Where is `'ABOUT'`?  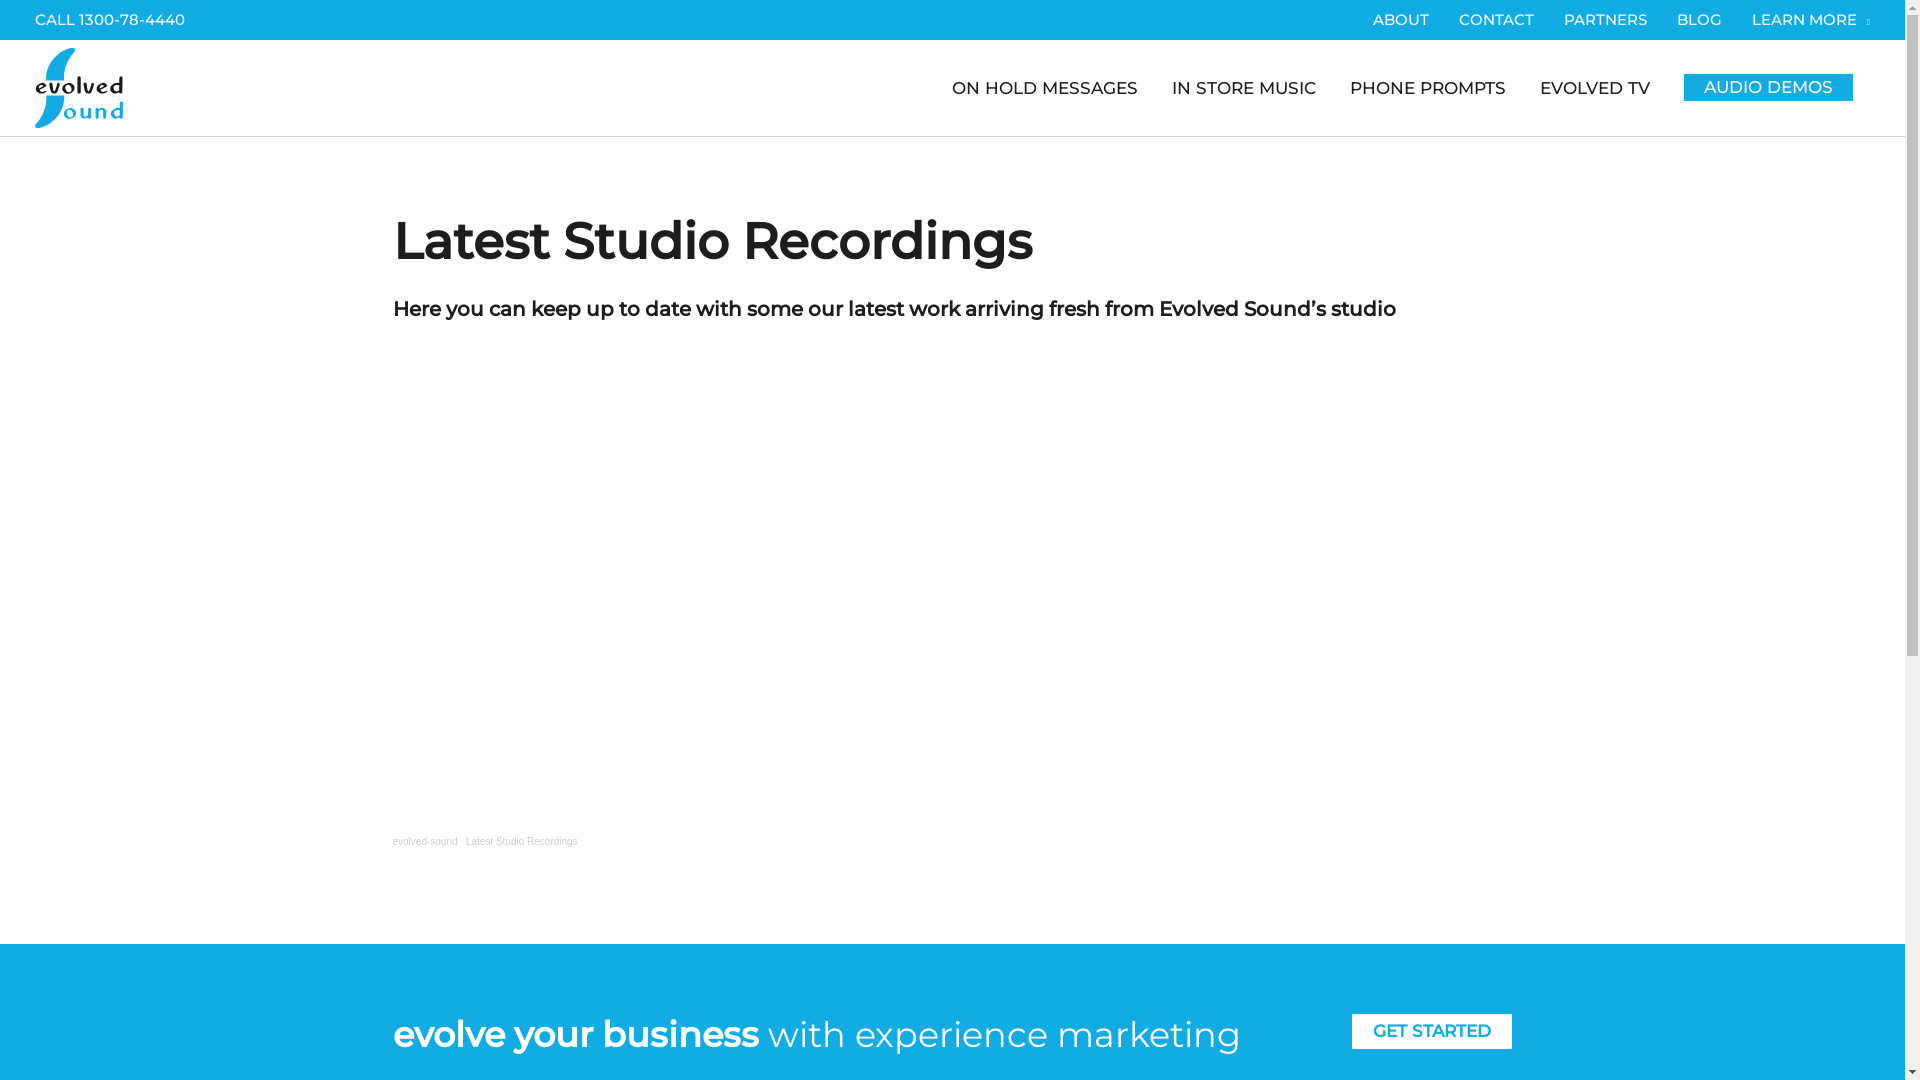 'ABOUT' is located at coordinates (1400, 19).